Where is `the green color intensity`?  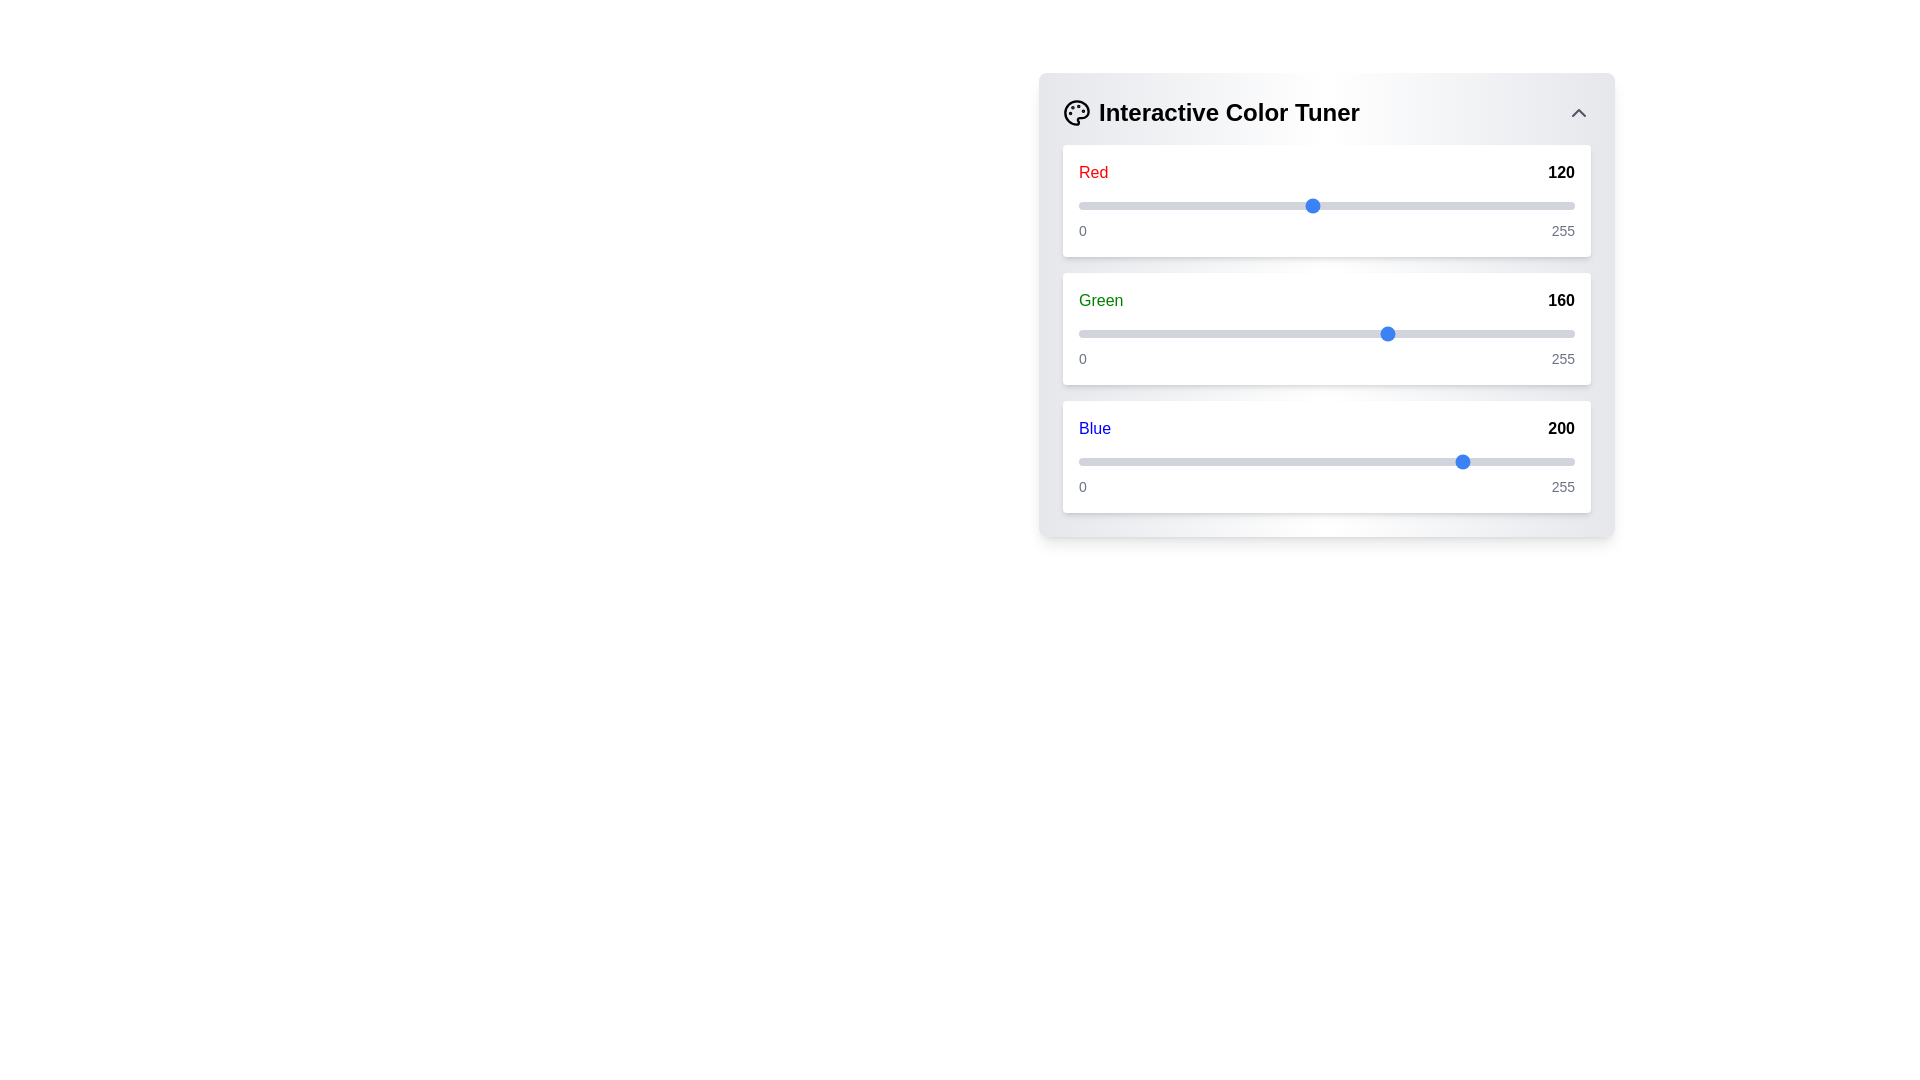
the green color intensity is located at coordinates (1516, 333).